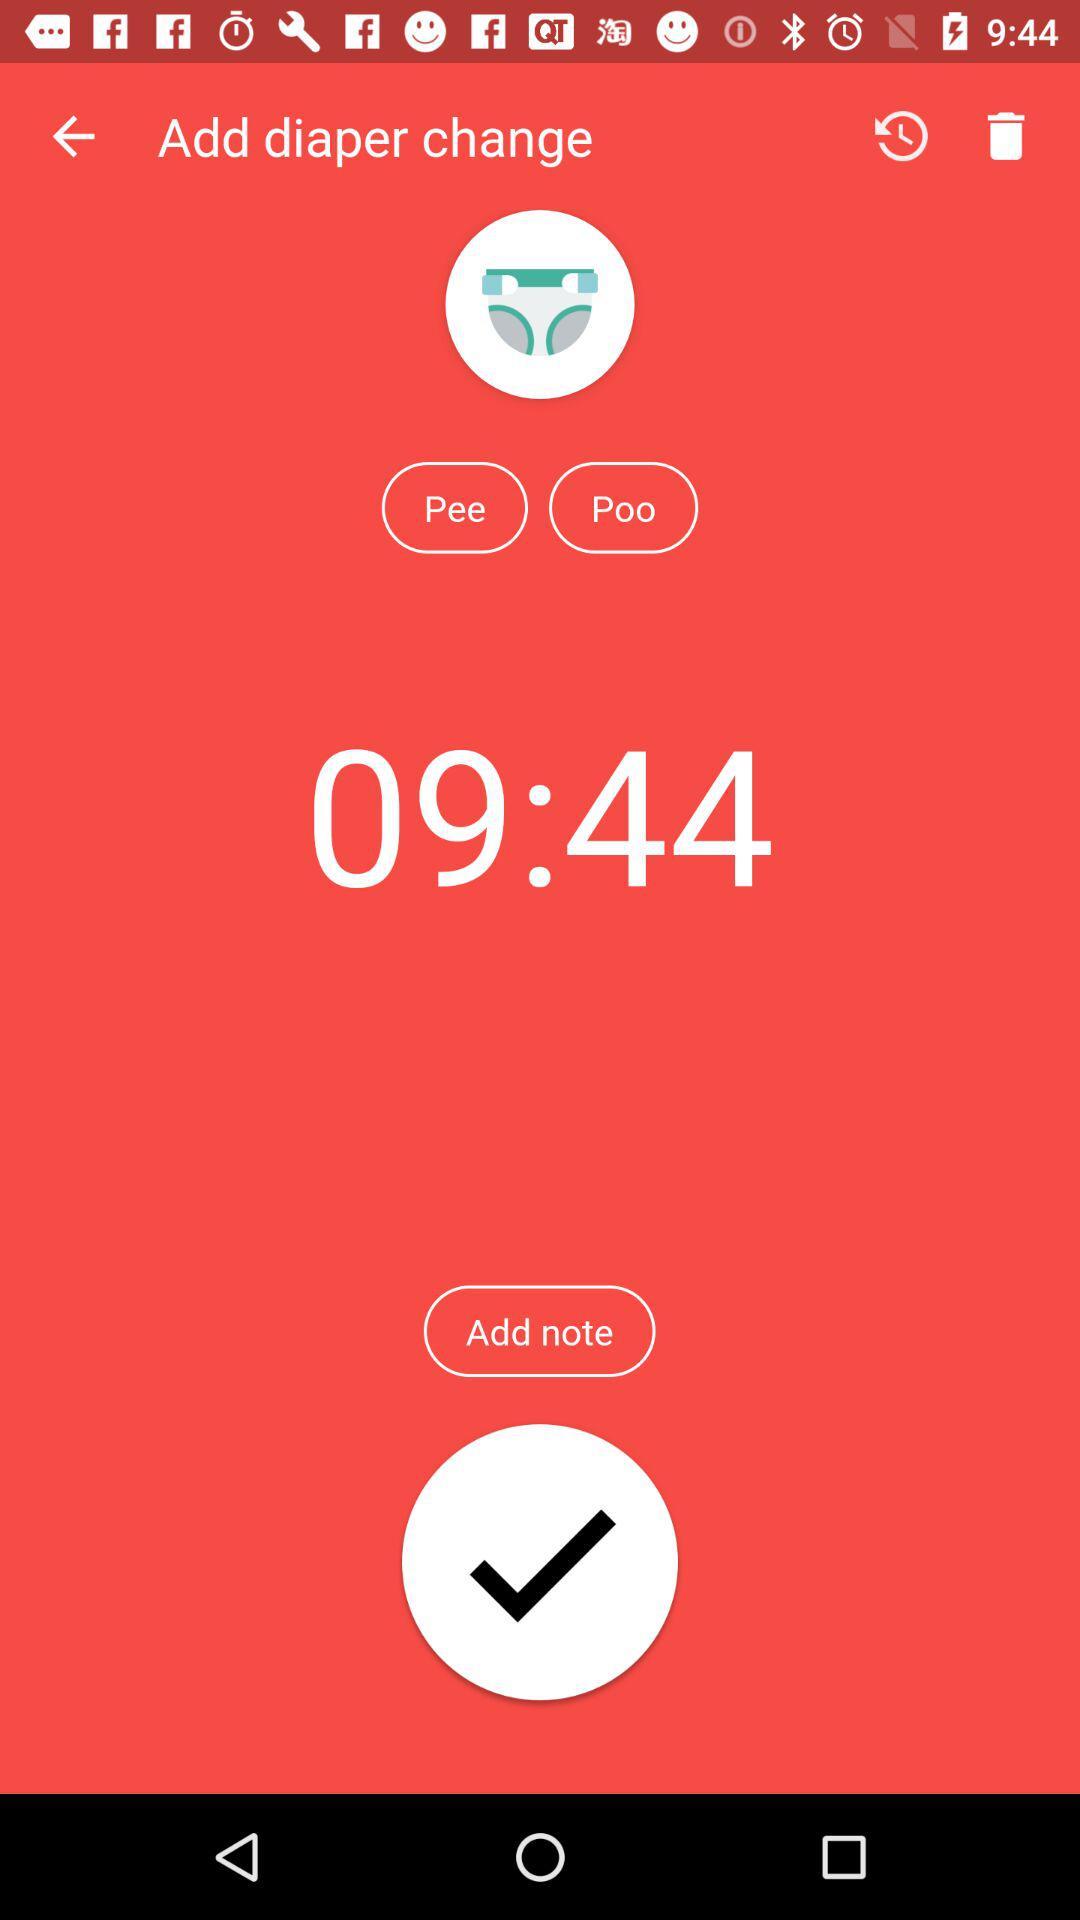  I want to click on the item to the left of the poo icon, so click(454, 507).